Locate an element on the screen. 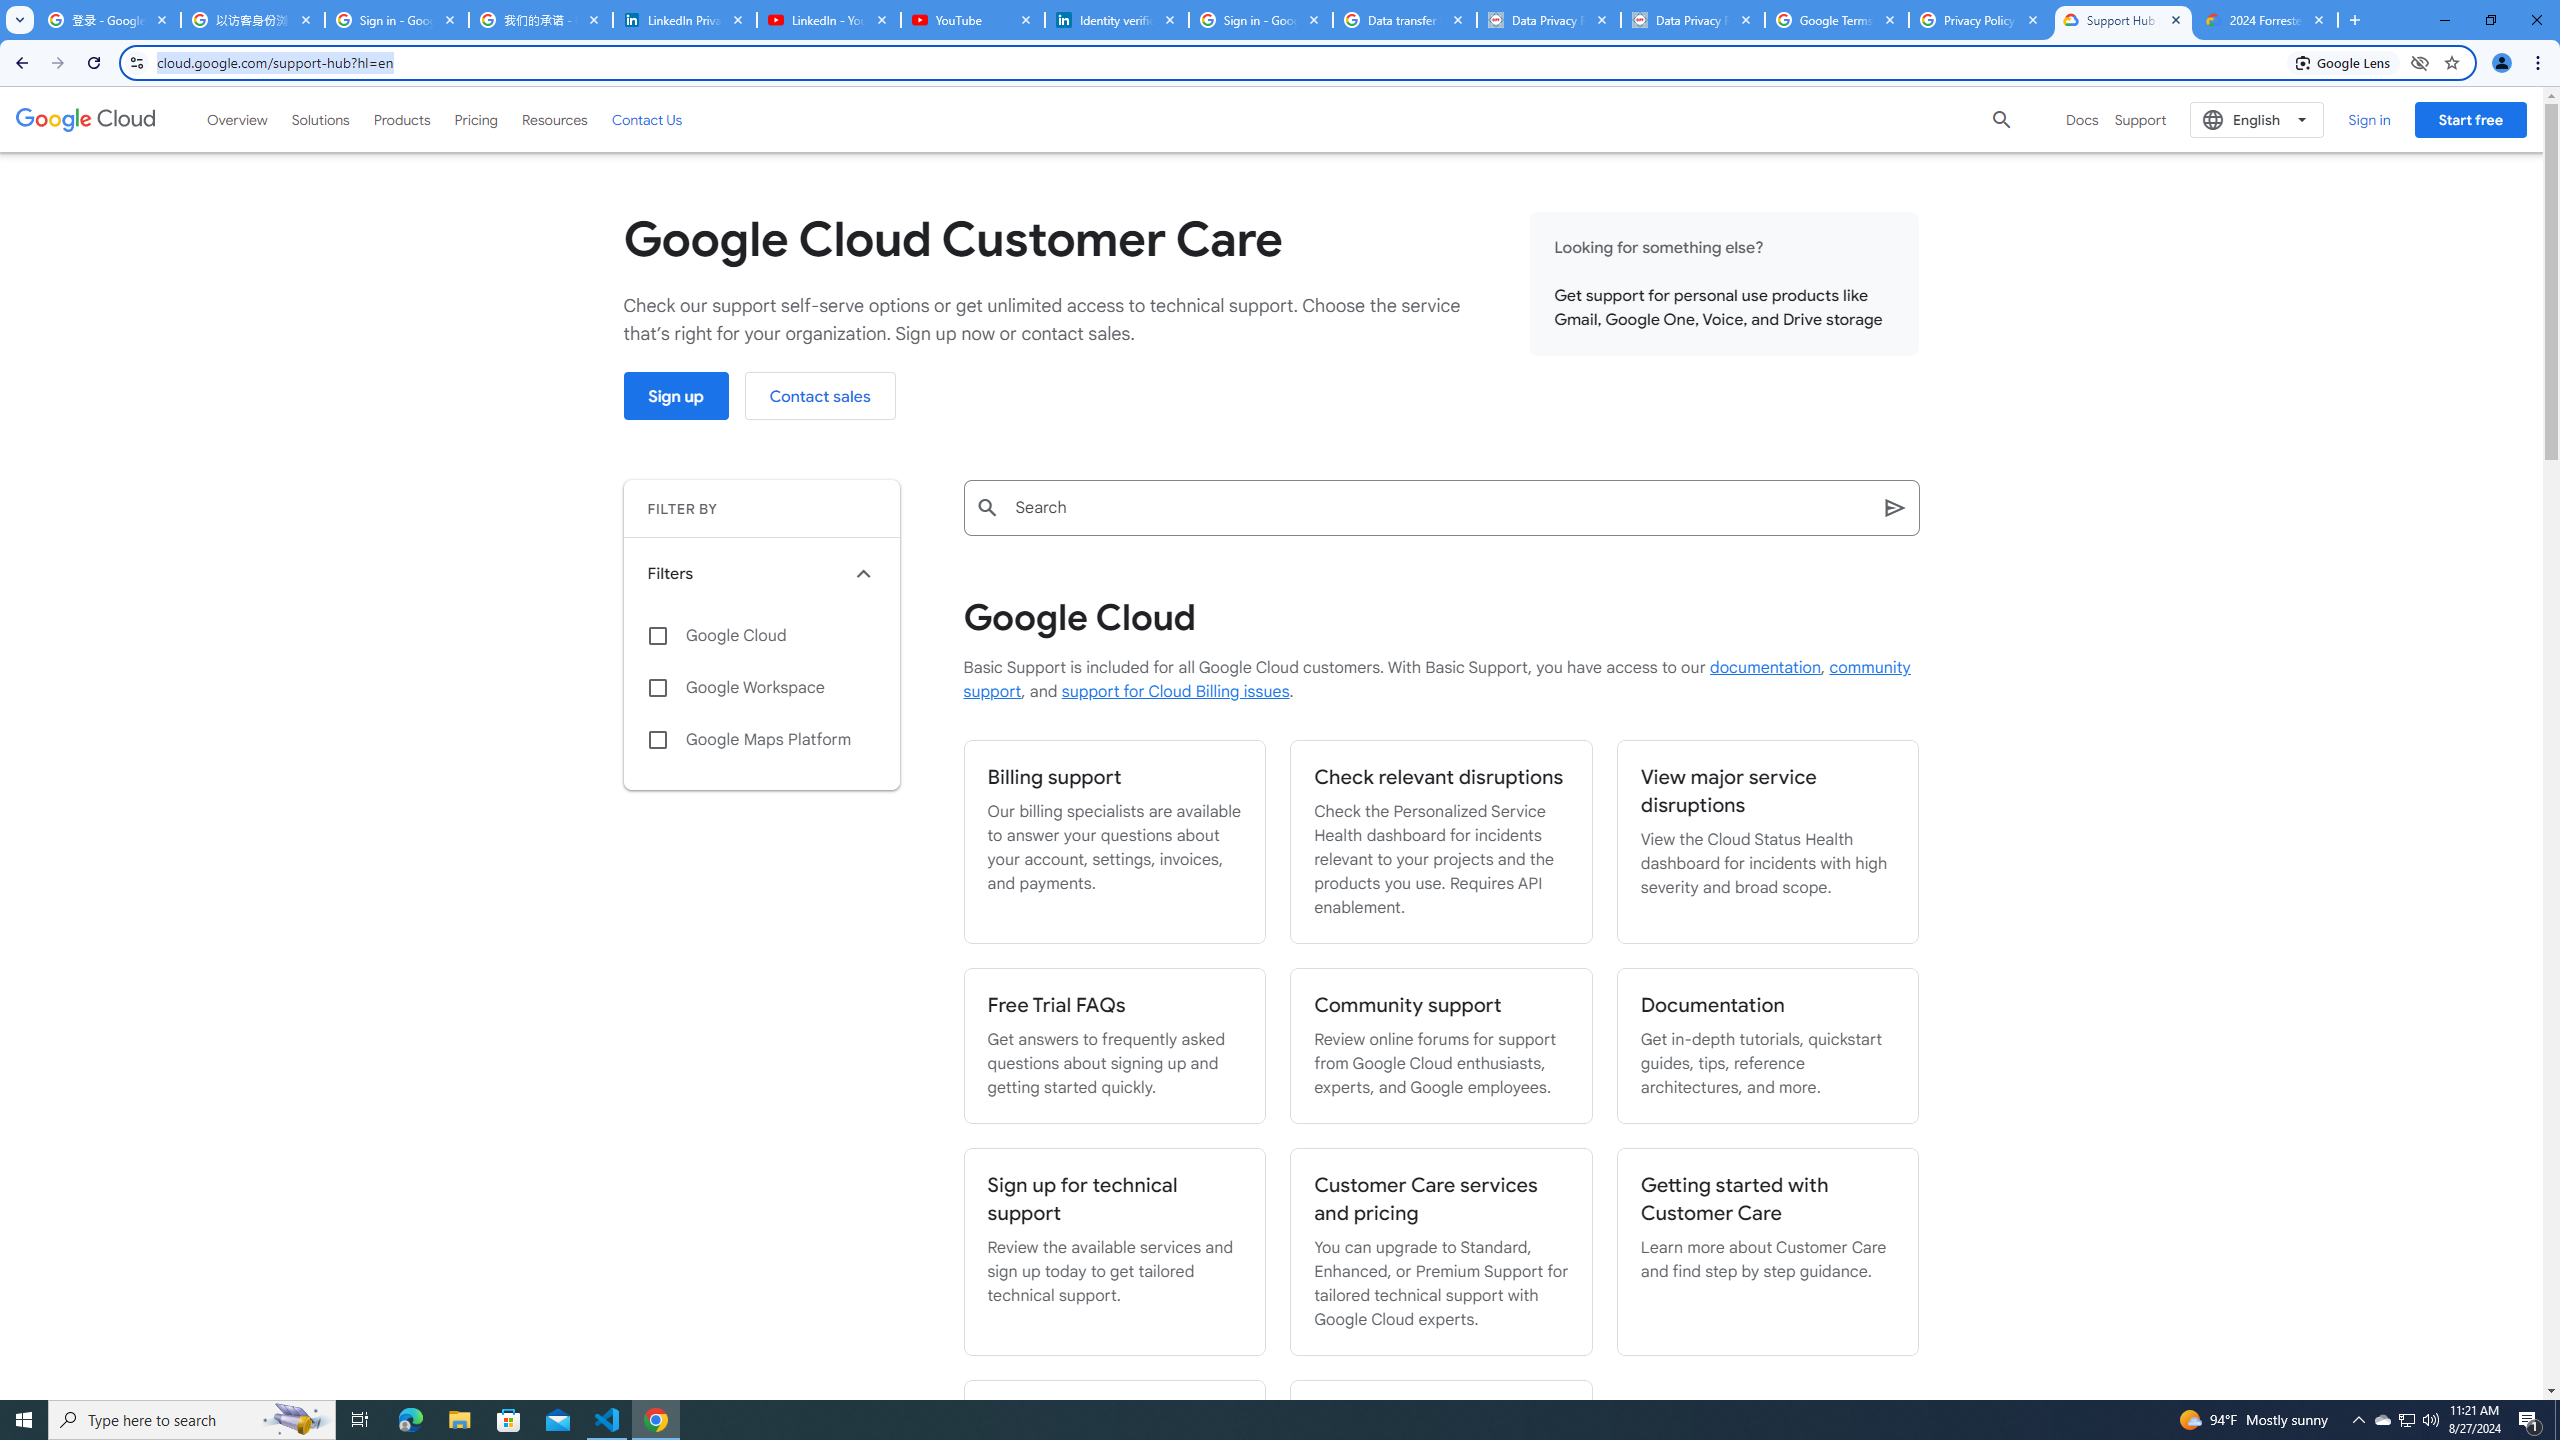 This screenshot has height=1440, width=2560. 'Products' is located at coordinates (400, 118).